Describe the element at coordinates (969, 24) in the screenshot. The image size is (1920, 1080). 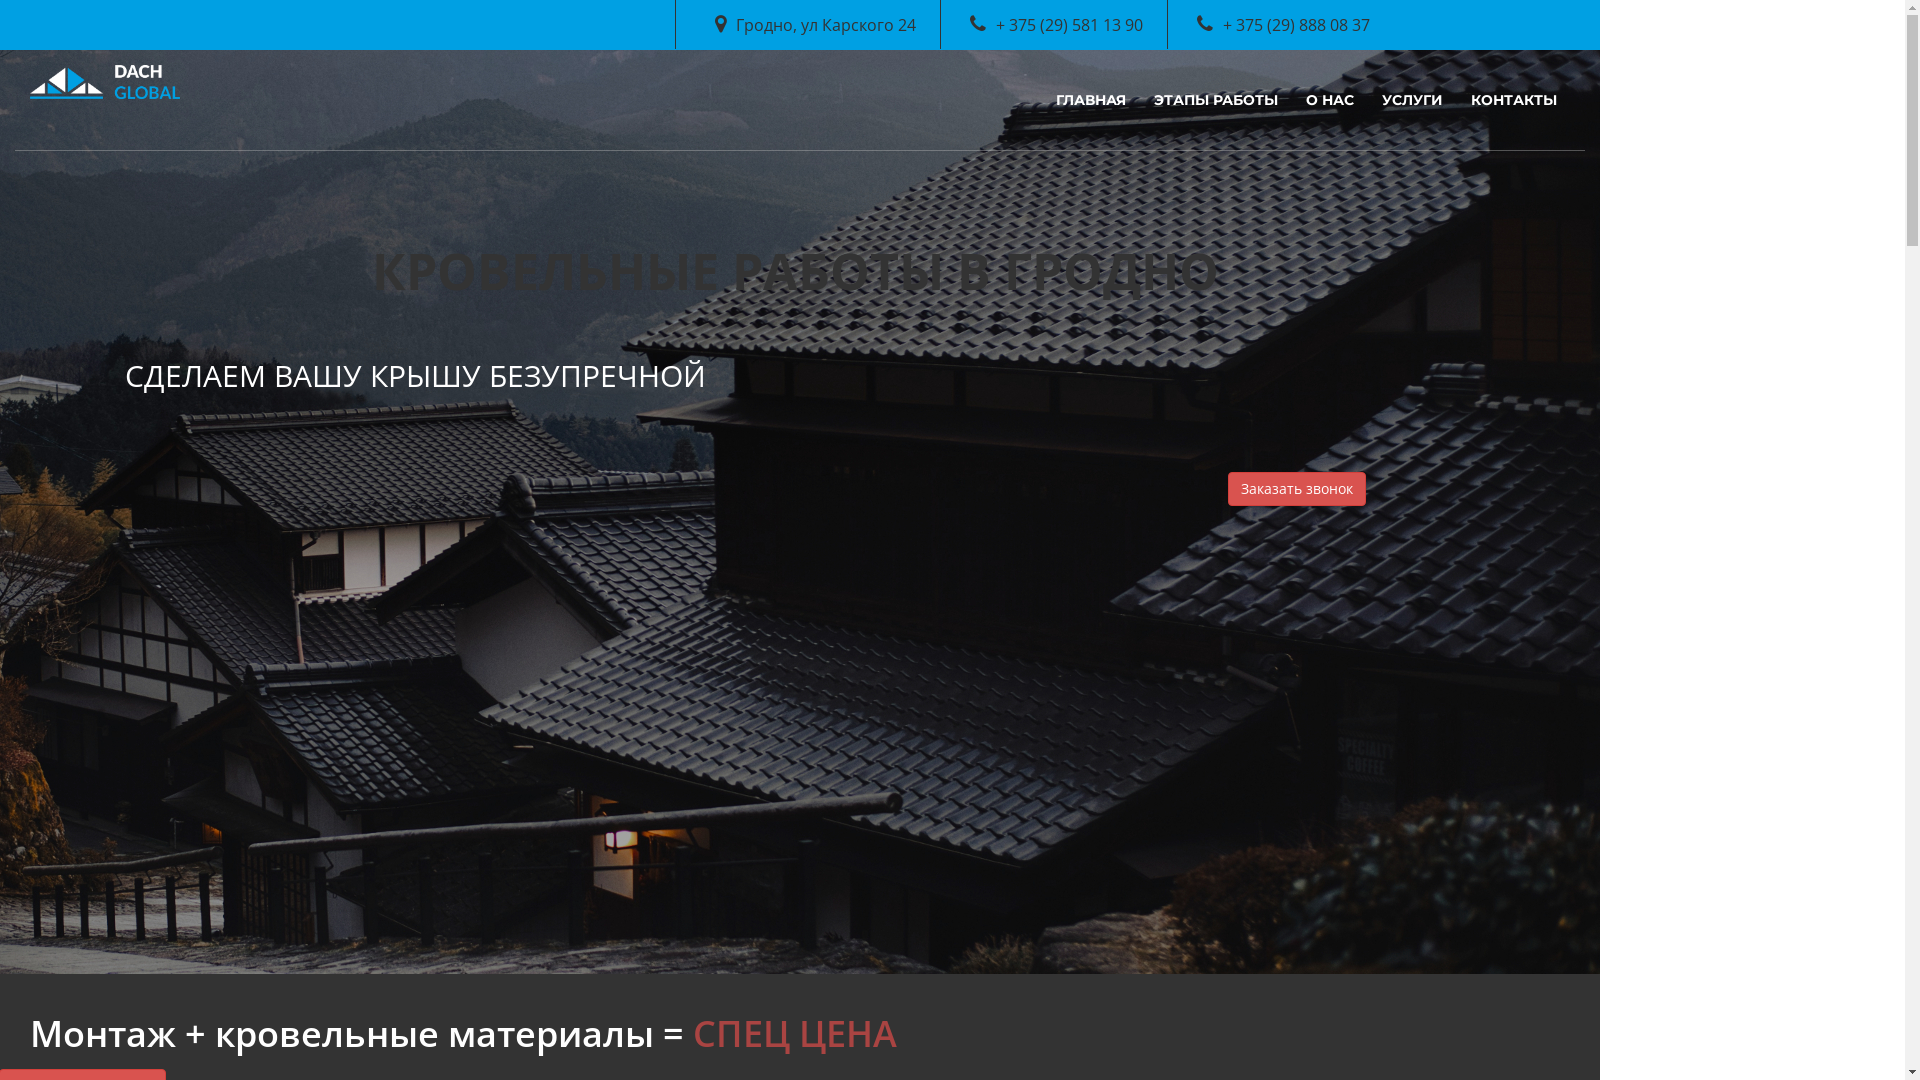
I see `'+ 375 (29) 581 13 90'` at that location.